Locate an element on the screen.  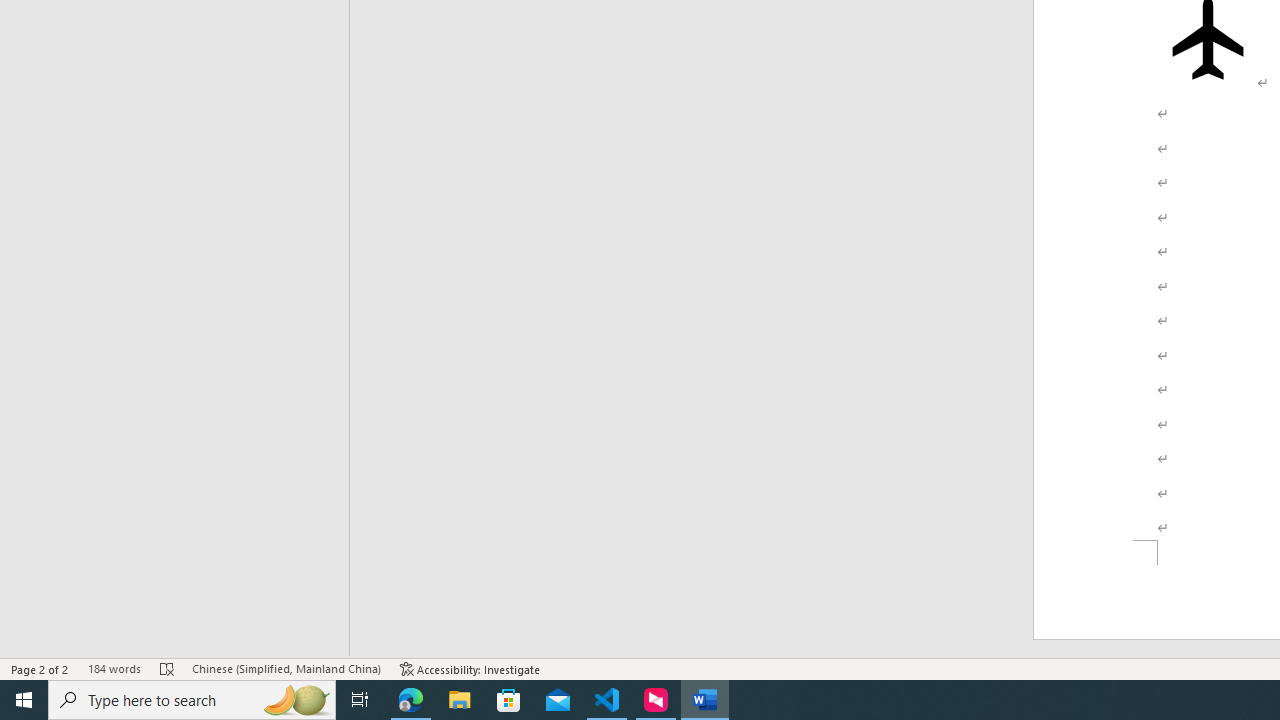
'Accessibility Checker Accessibility: Investigate' is located at coordinates (469, 669).